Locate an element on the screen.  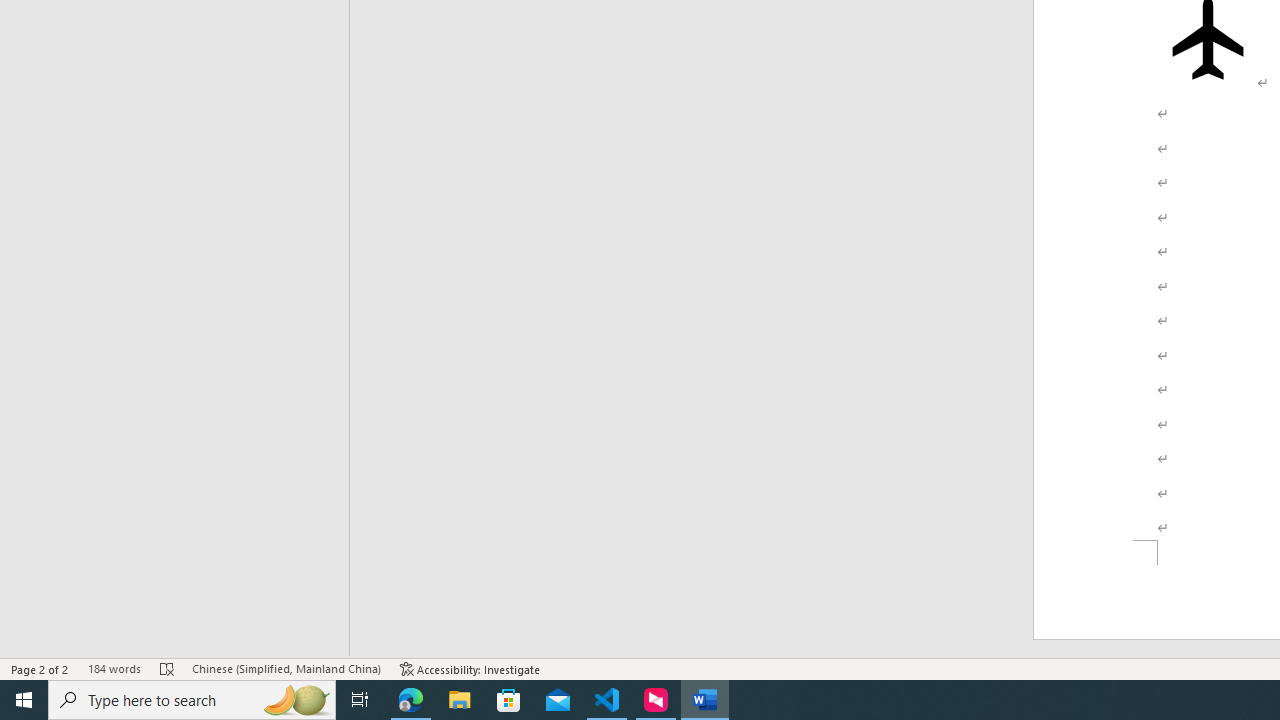
'Accessibility Checker Accessibility: Investigate' is located at coordinates (469, 669).